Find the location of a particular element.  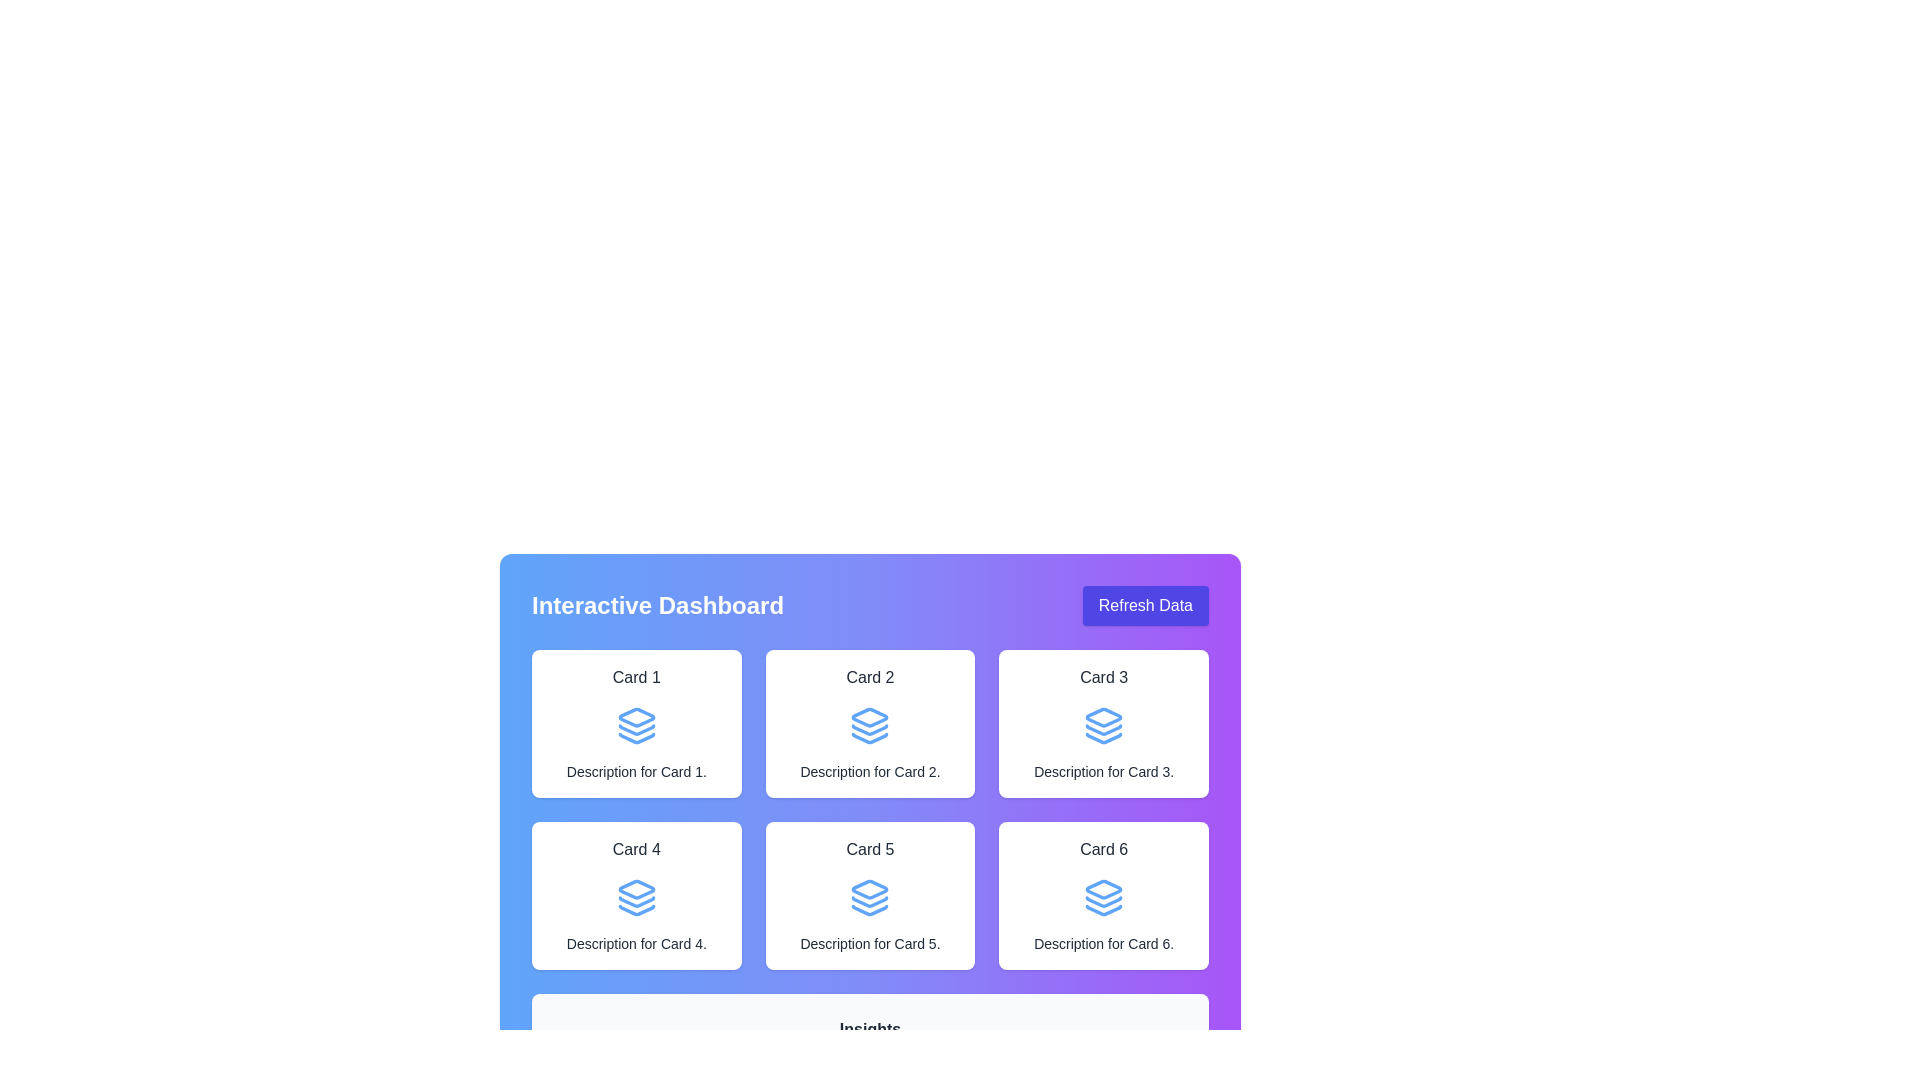

the informational card labeled 'Card 4', which is positioned in the first column of the second row in the grid layout is located at coordinates (635, 894).